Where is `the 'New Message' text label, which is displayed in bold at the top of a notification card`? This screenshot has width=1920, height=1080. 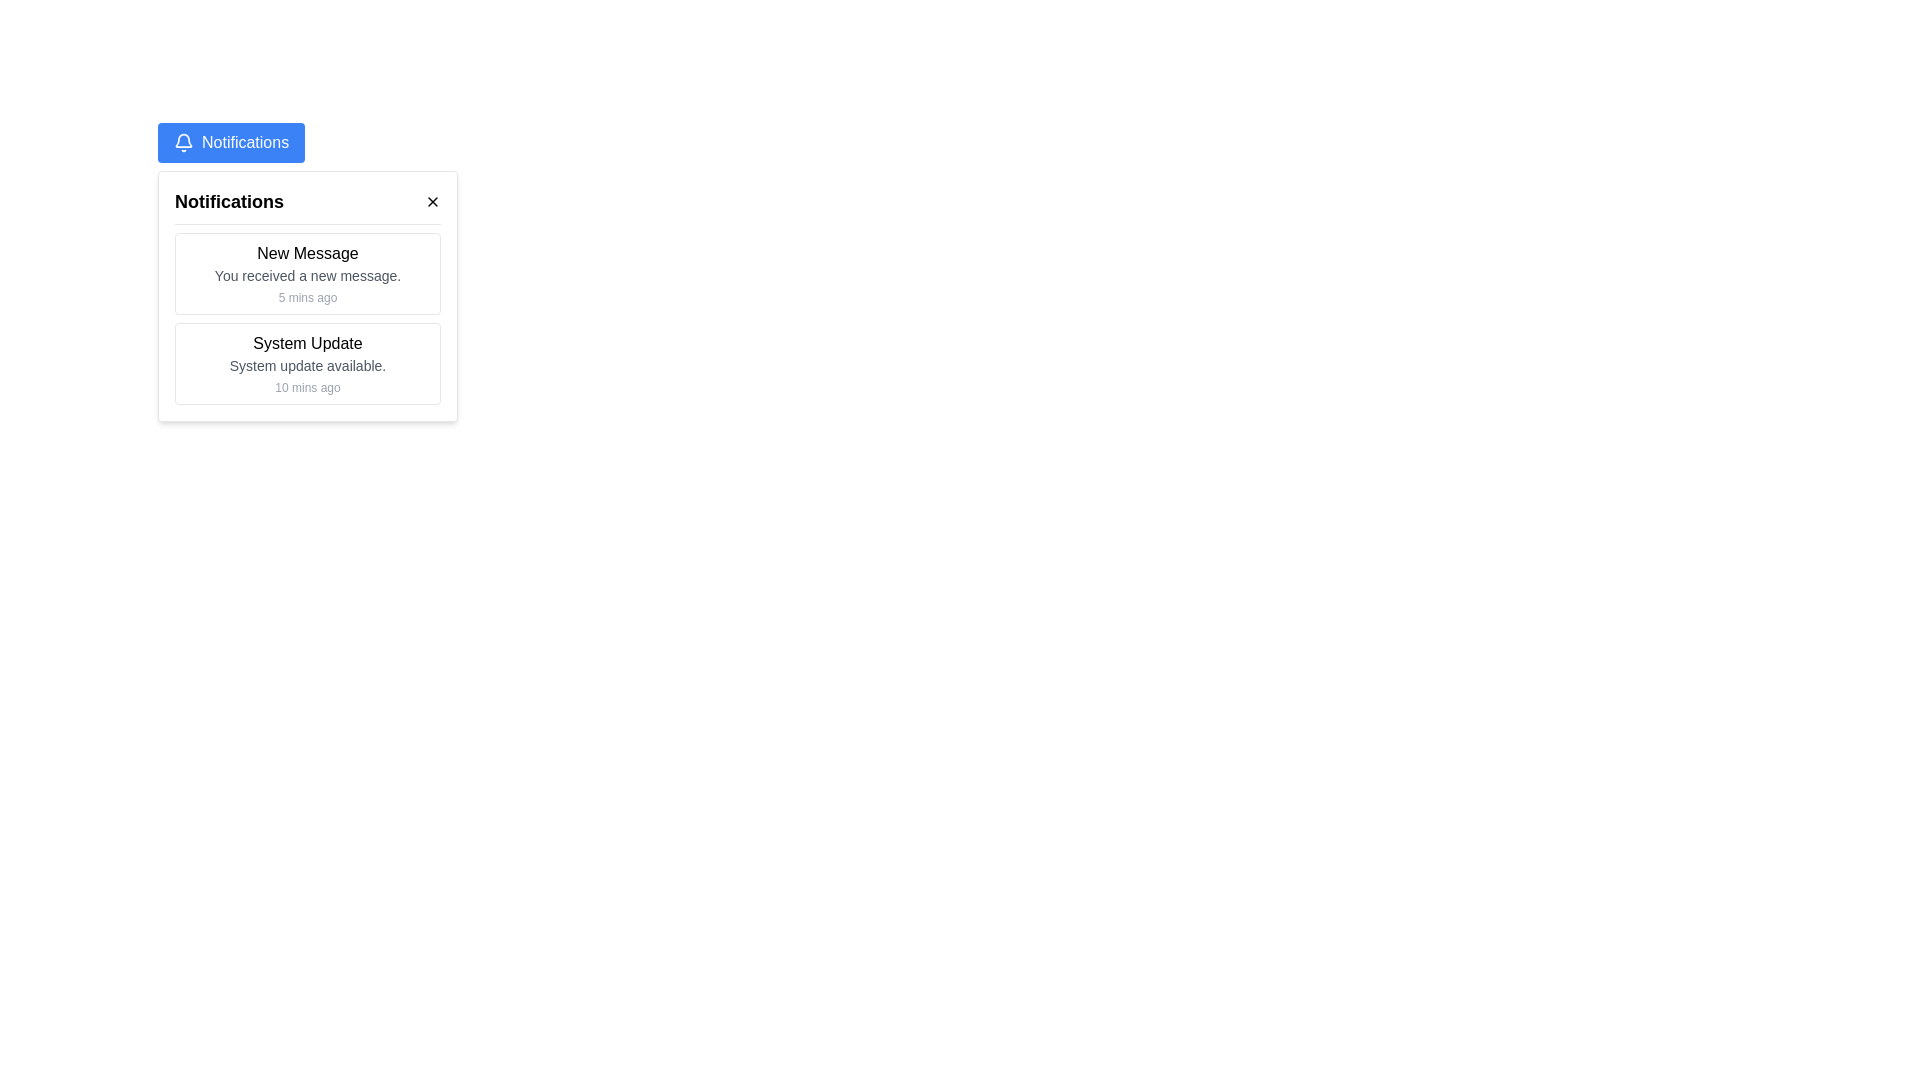 the 'New Message' text label, which is displayed in bold at the top of a notification card is located at coordinates (306, 253).